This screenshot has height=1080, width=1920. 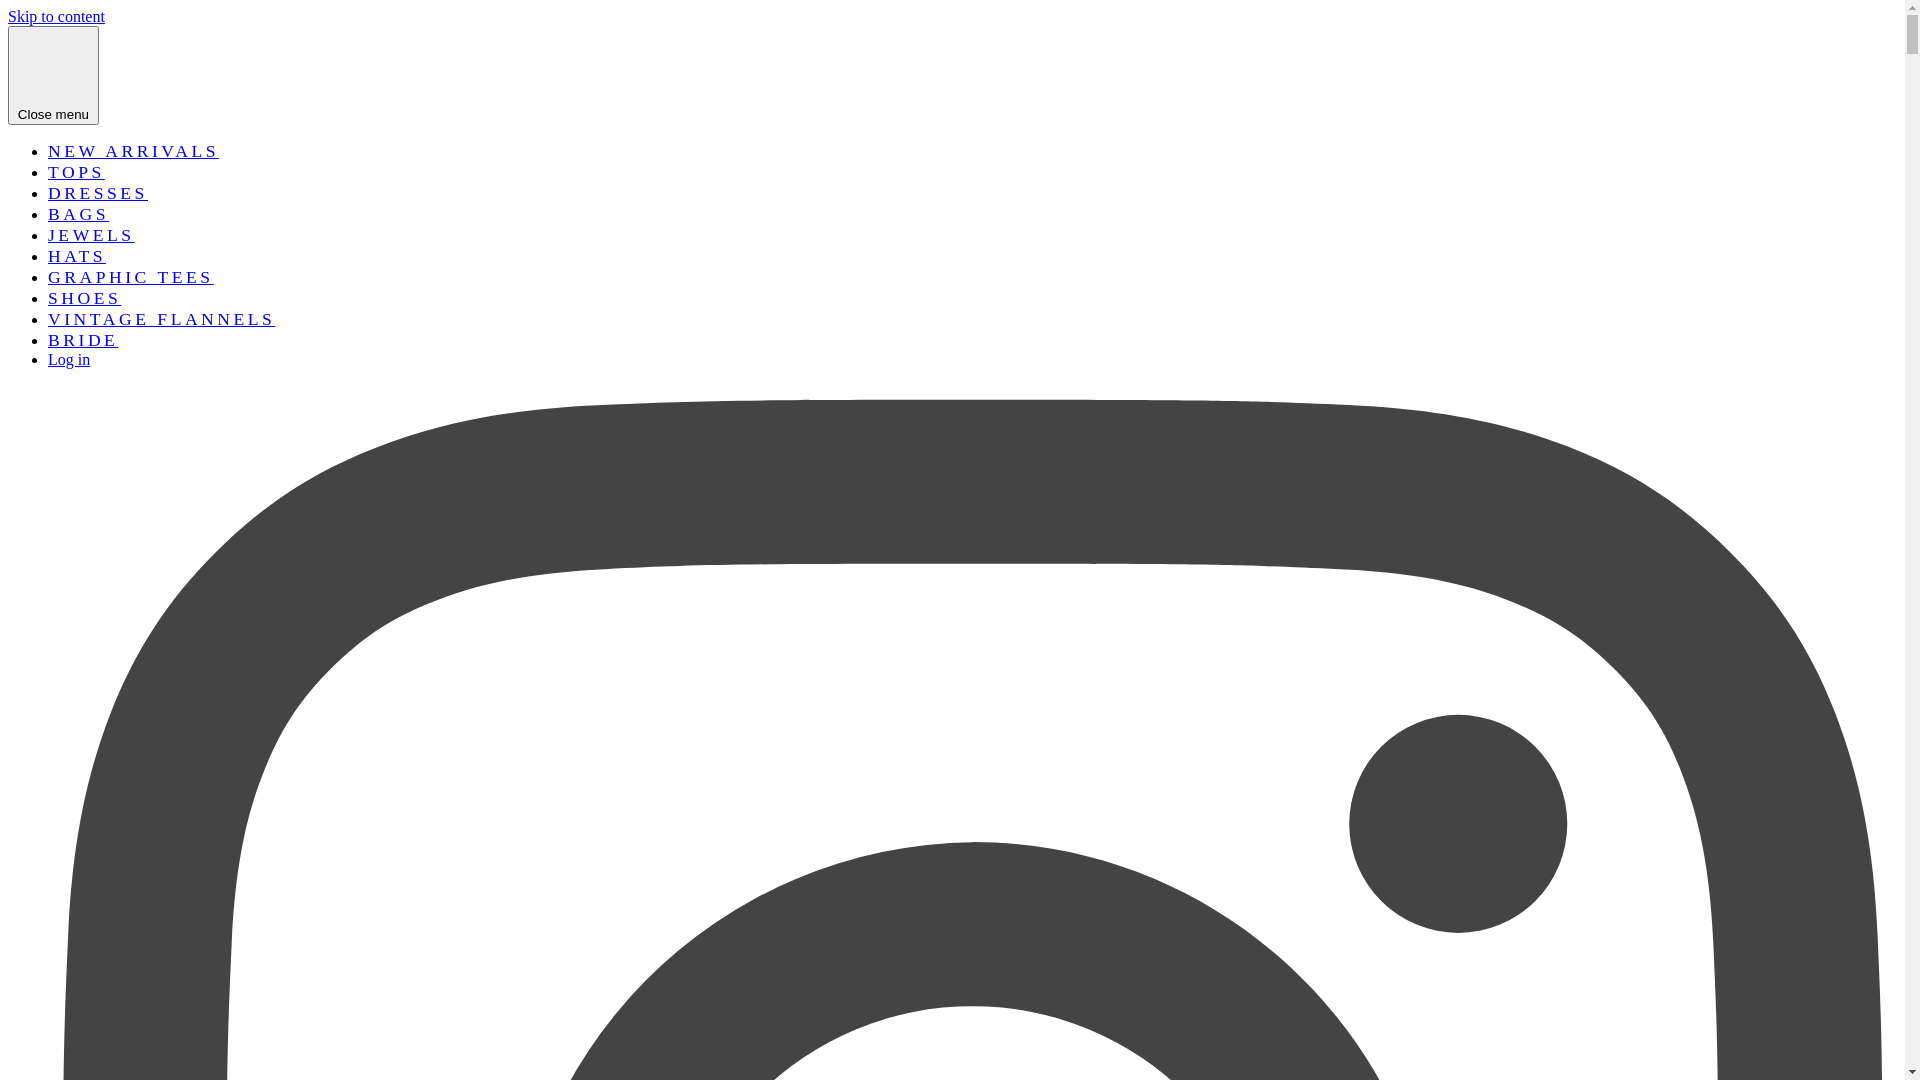 I want to click on 'Close menu', so click(x=53, y=74).